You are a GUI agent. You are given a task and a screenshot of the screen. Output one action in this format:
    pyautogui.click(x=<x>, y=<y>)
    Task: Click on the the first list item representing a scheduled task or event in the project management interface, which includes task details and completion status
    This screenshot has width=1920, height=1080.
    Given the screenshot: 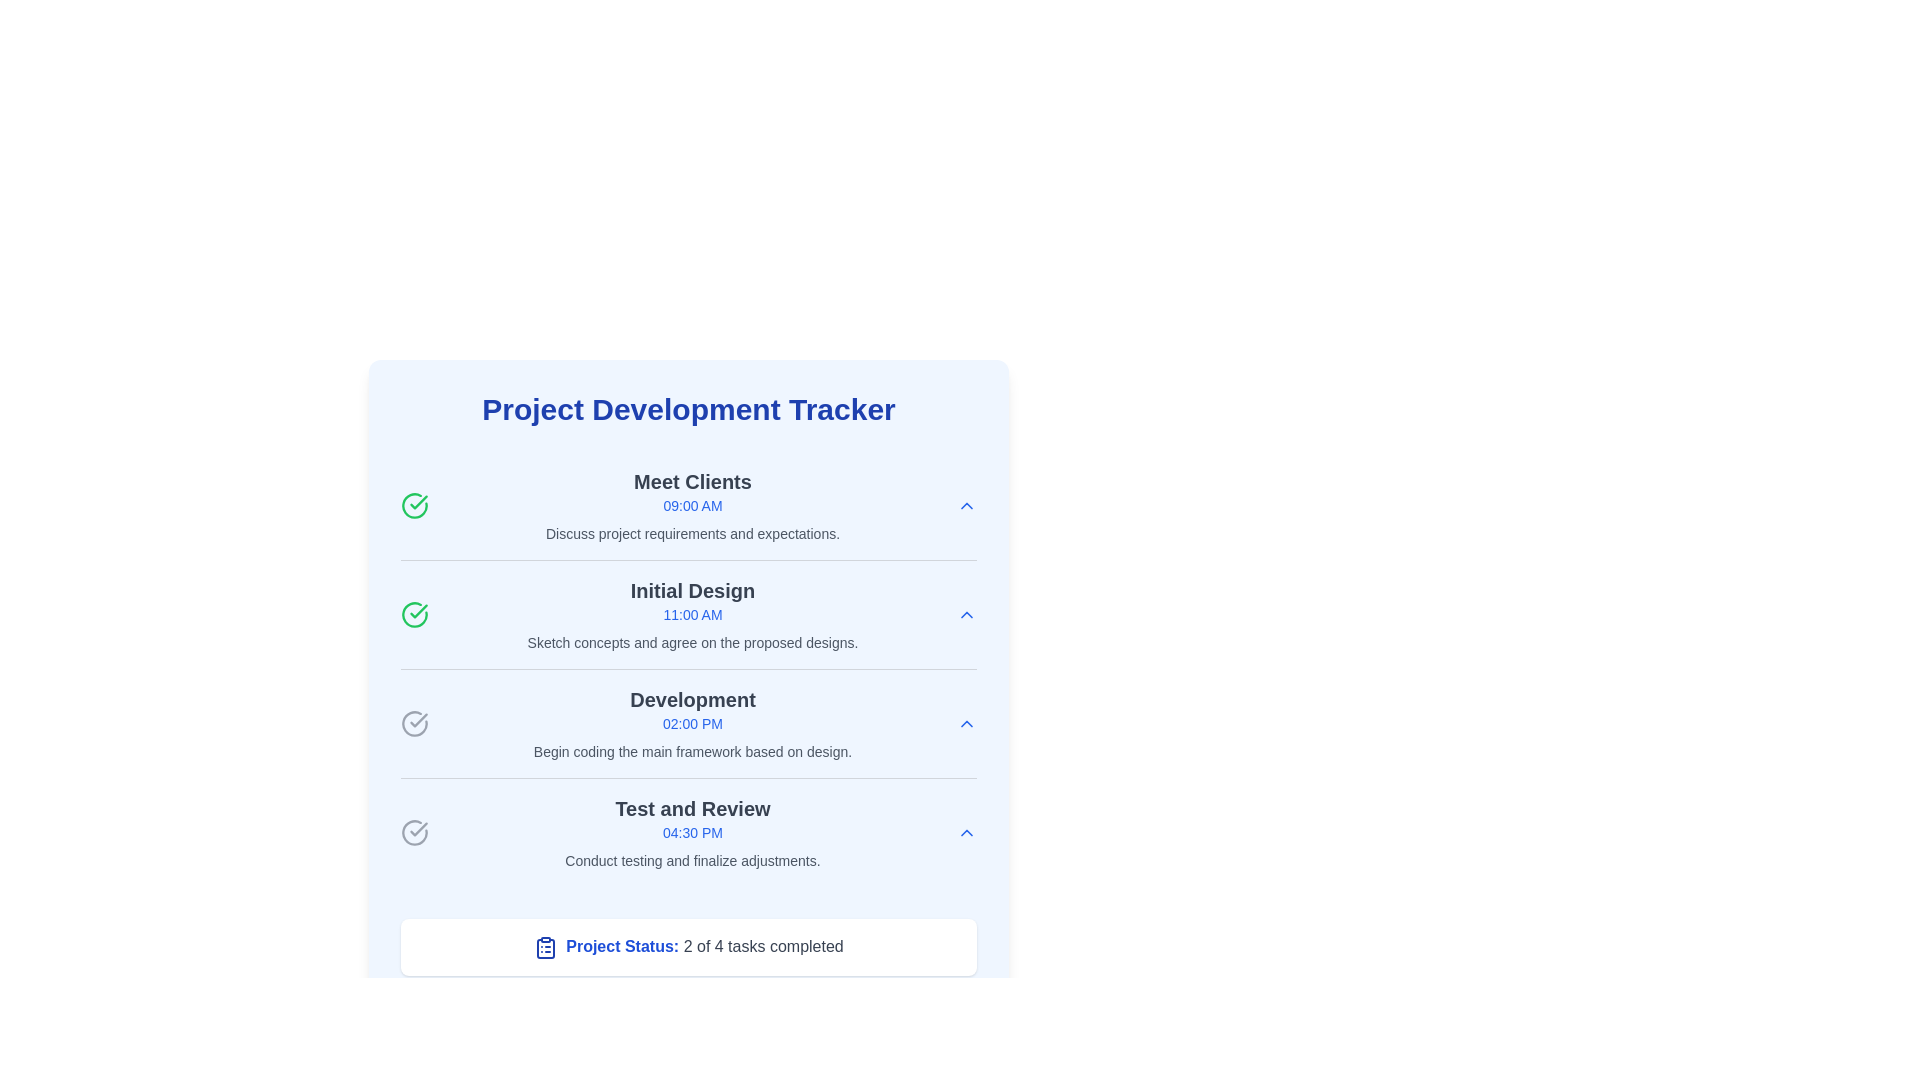 What is the action you would take?
    pyautogui.click(x=689, y=504)
    